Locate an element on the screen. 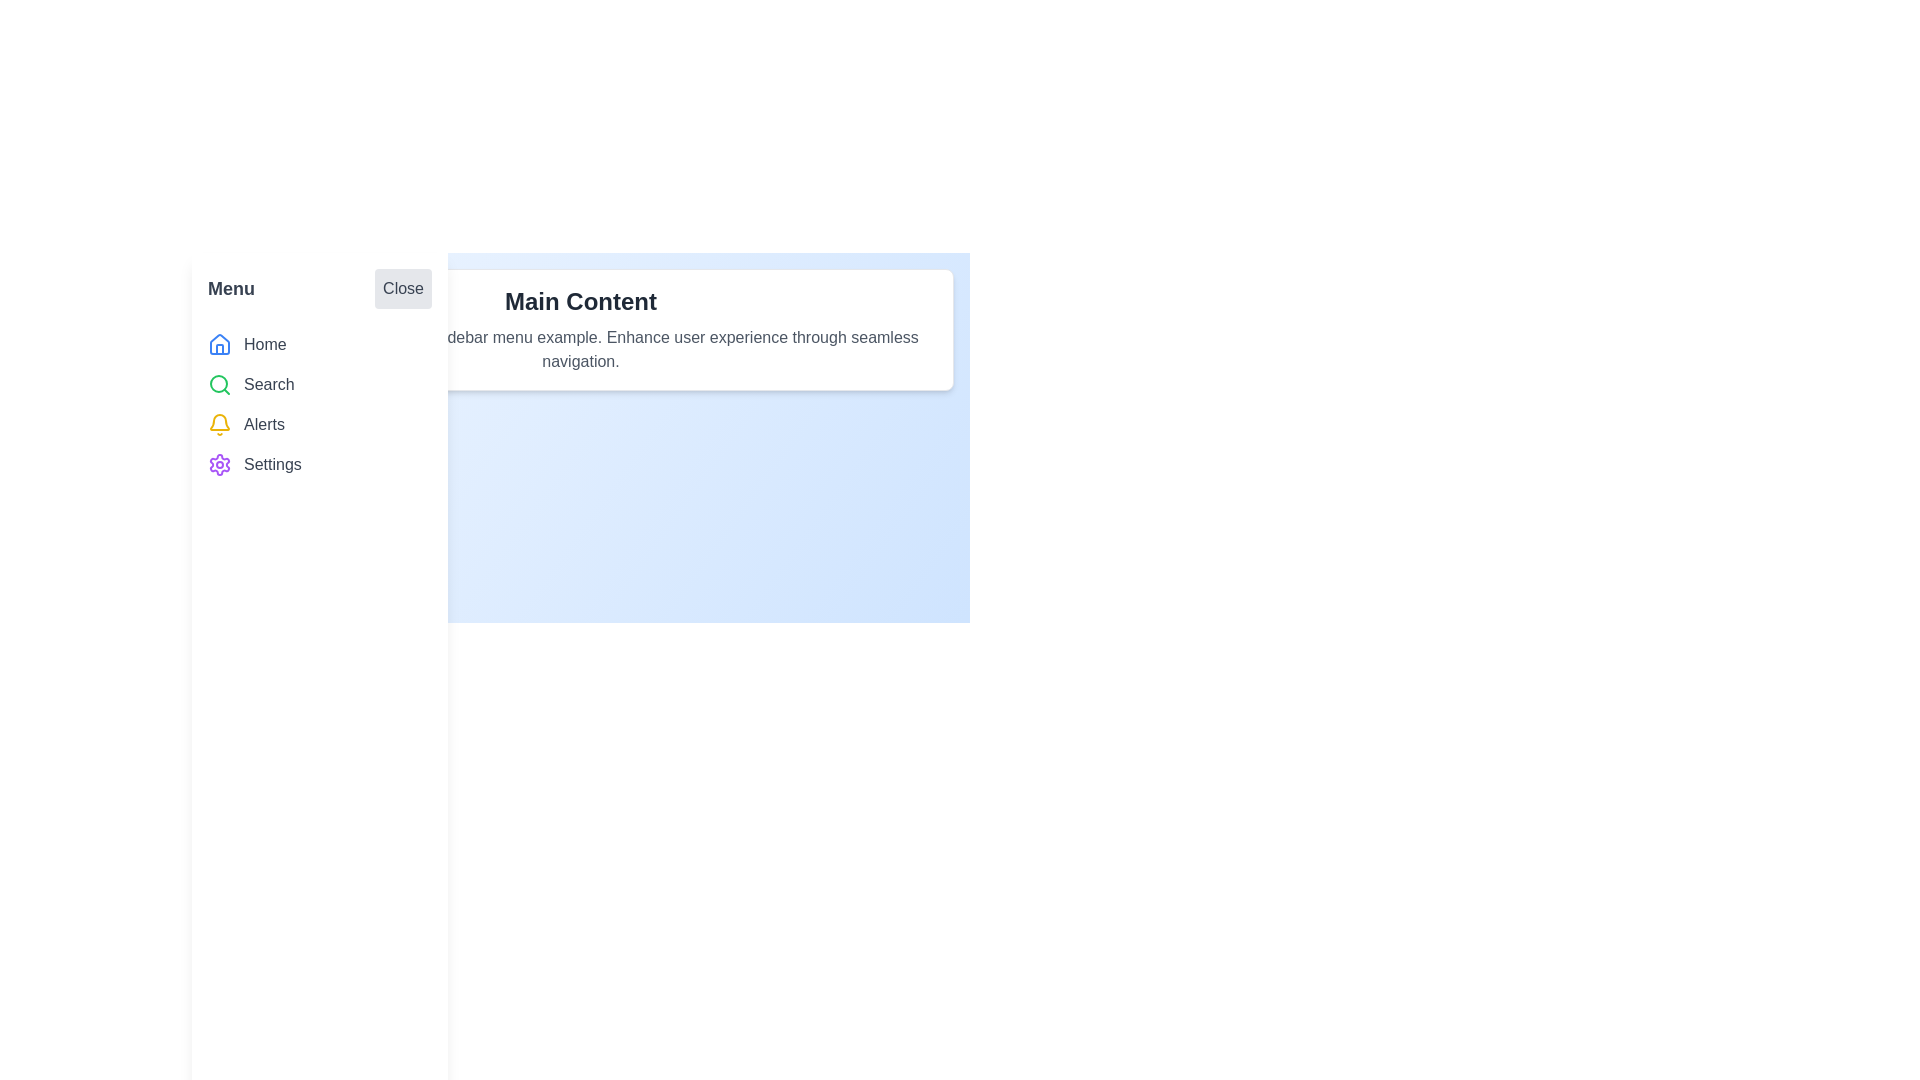 The width and height of the screenshot is (1920, 1080). the settings icon in the sidebar, which is located in the fourth position below the Alerts icon is located at coordinates (220, 465).